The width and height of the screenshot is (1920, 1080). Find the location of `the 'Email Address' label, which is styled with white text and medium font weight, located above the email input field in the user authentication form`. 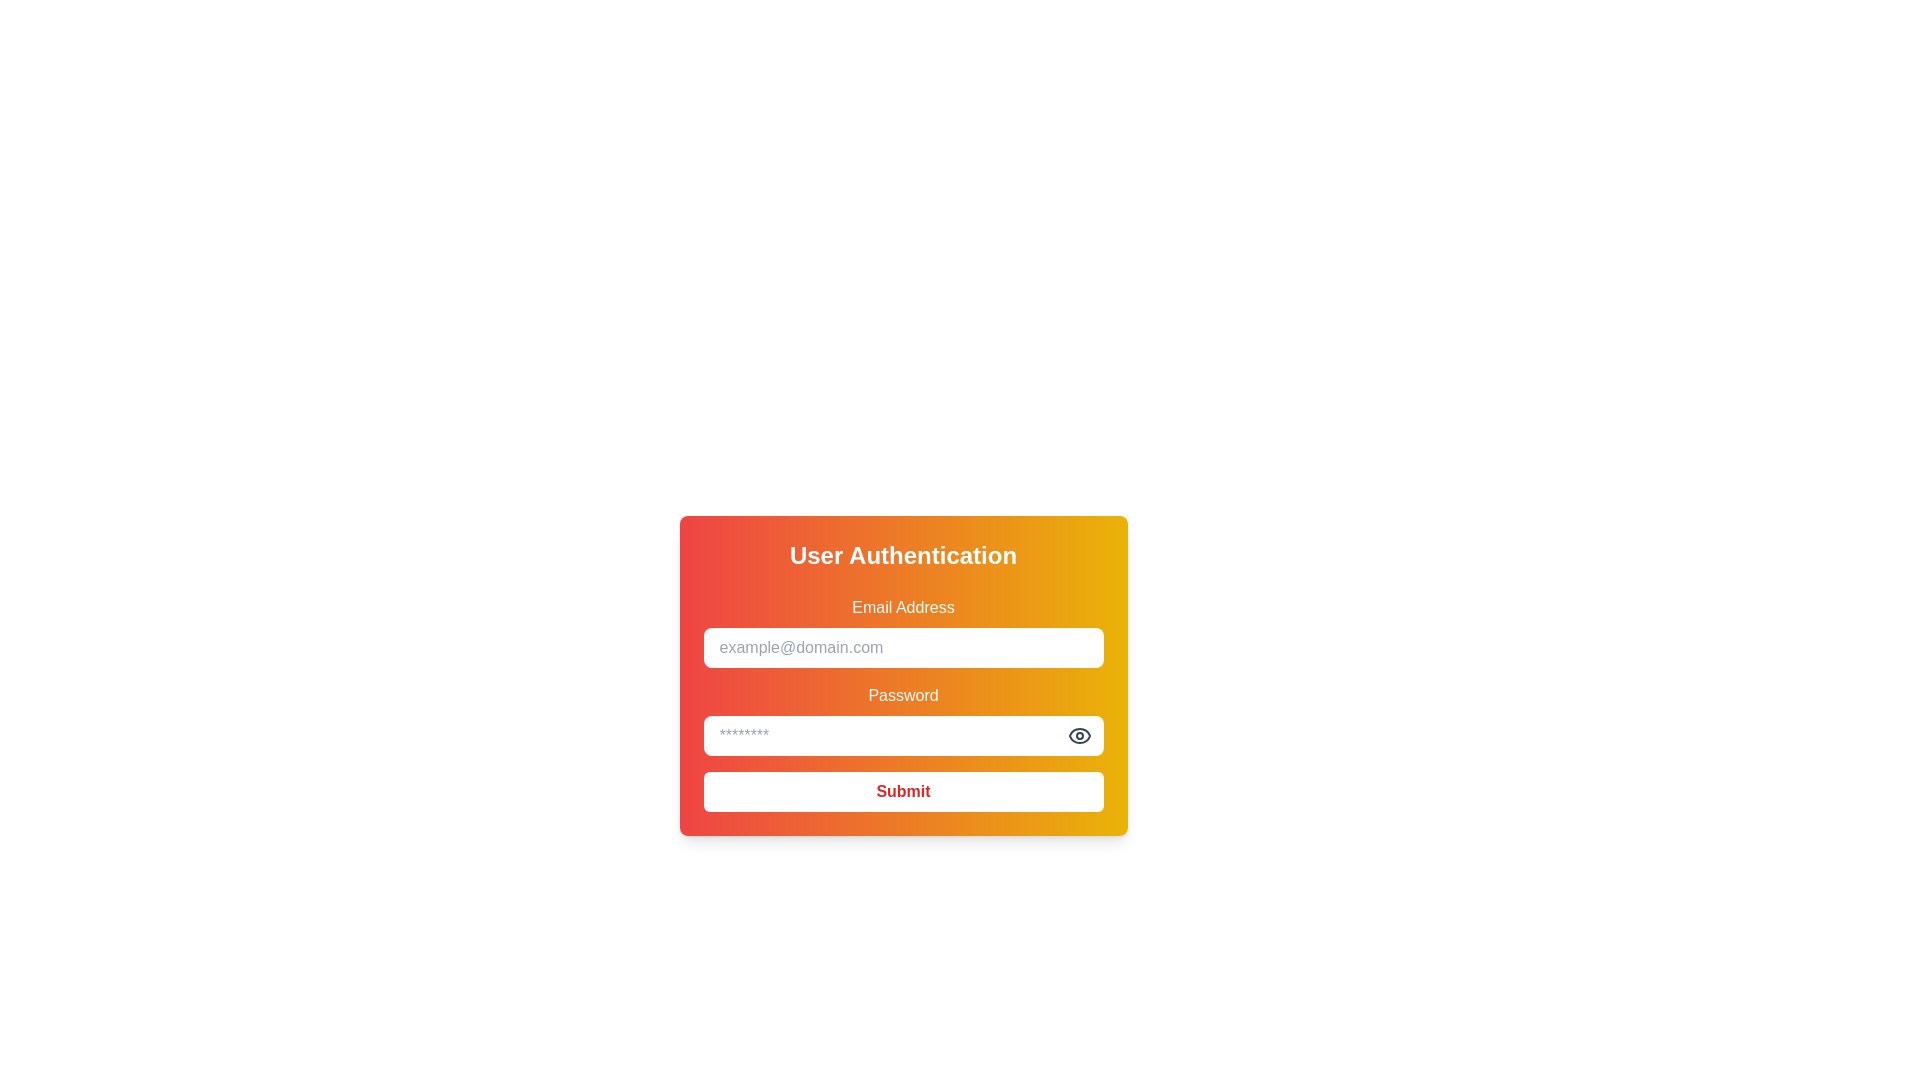

the 'Email Address' label, which is styled with white text and medium font weight, located above the email input field in the user authentication form is located at coordinates (902, 607).